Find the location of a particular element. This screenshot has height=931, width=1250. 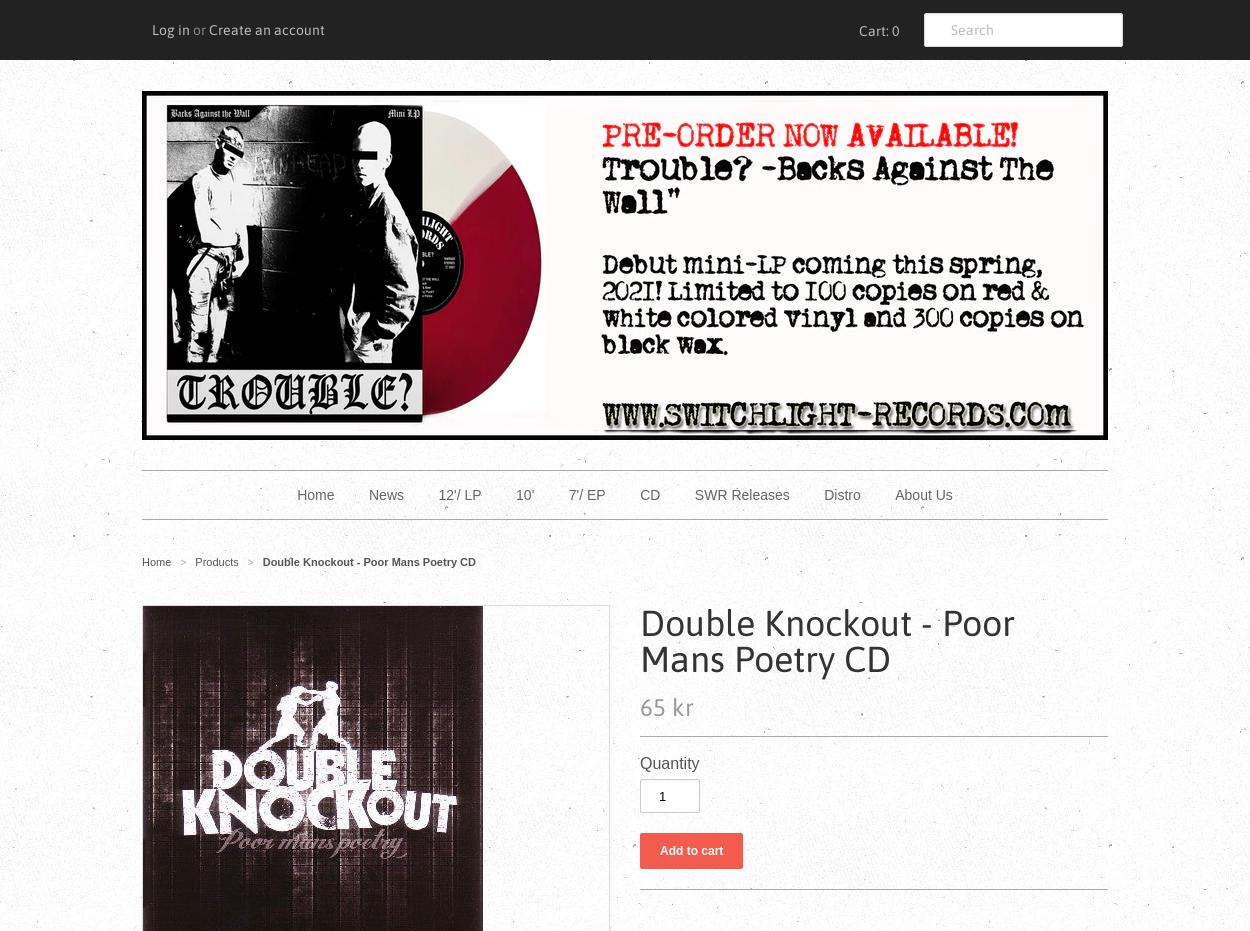

'CD' is located at coordinates (640, 495).